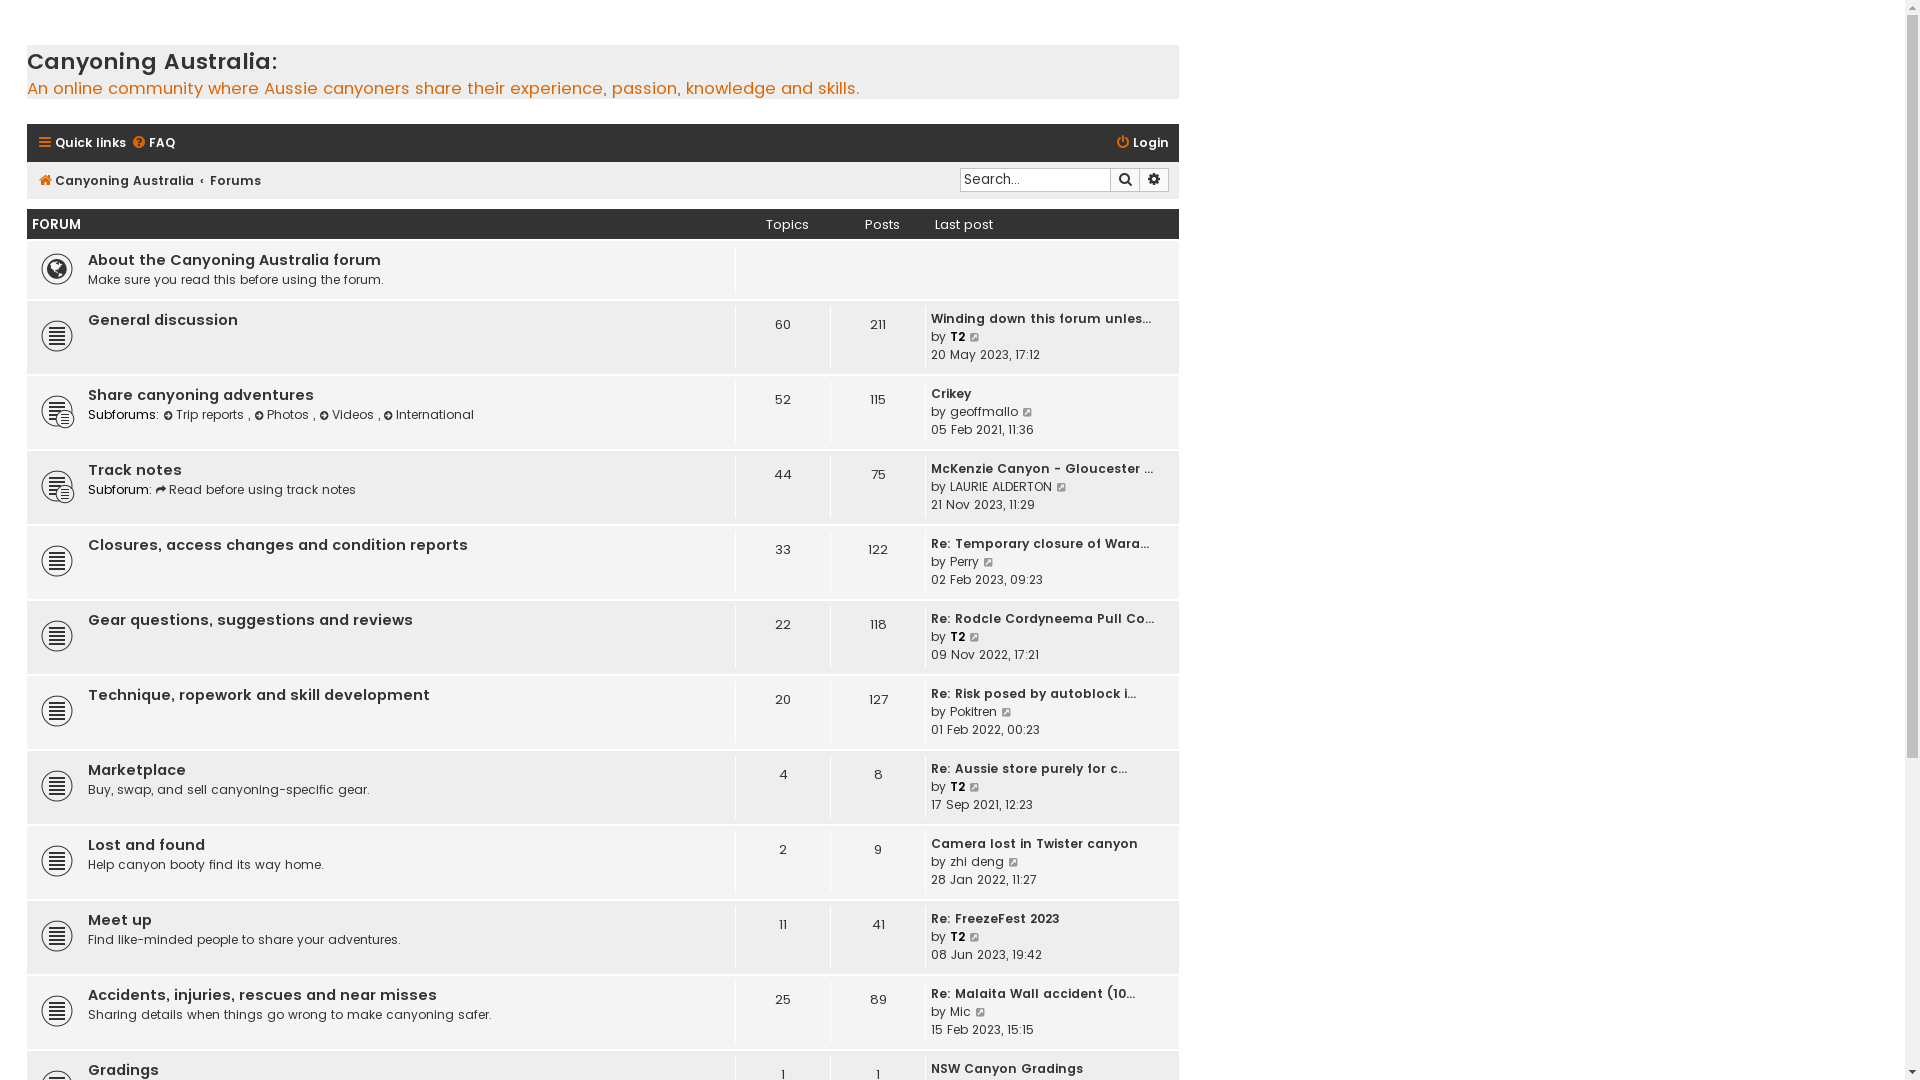 This screenshot has width=1920, height=1080. I want to click on 'View the latest post', so click(981, 1011).